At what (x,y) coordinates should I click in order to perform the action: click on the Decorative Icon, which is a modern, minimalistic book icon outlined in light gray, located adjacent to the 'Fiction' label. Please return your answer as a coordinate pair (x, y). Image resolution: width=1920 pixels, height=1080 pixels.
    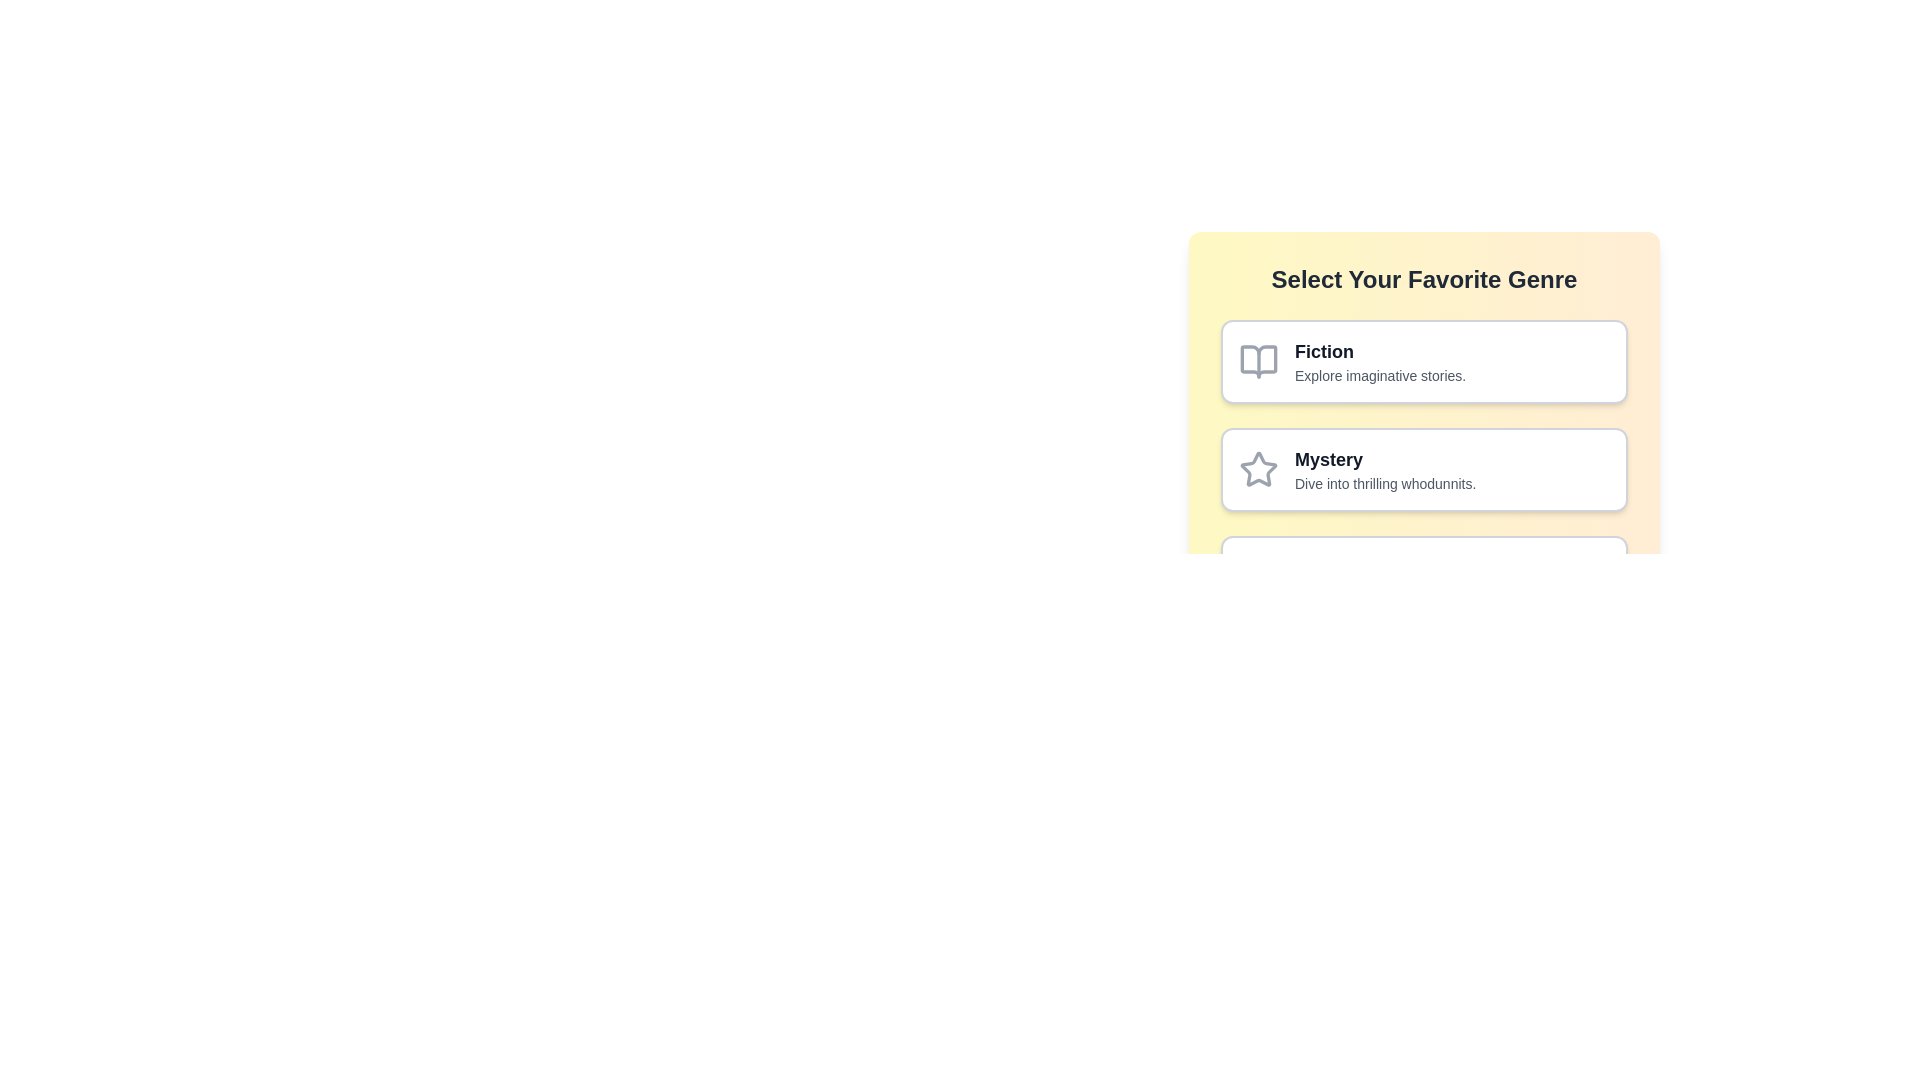
    Looking at the image, I should click on (1257, 362).